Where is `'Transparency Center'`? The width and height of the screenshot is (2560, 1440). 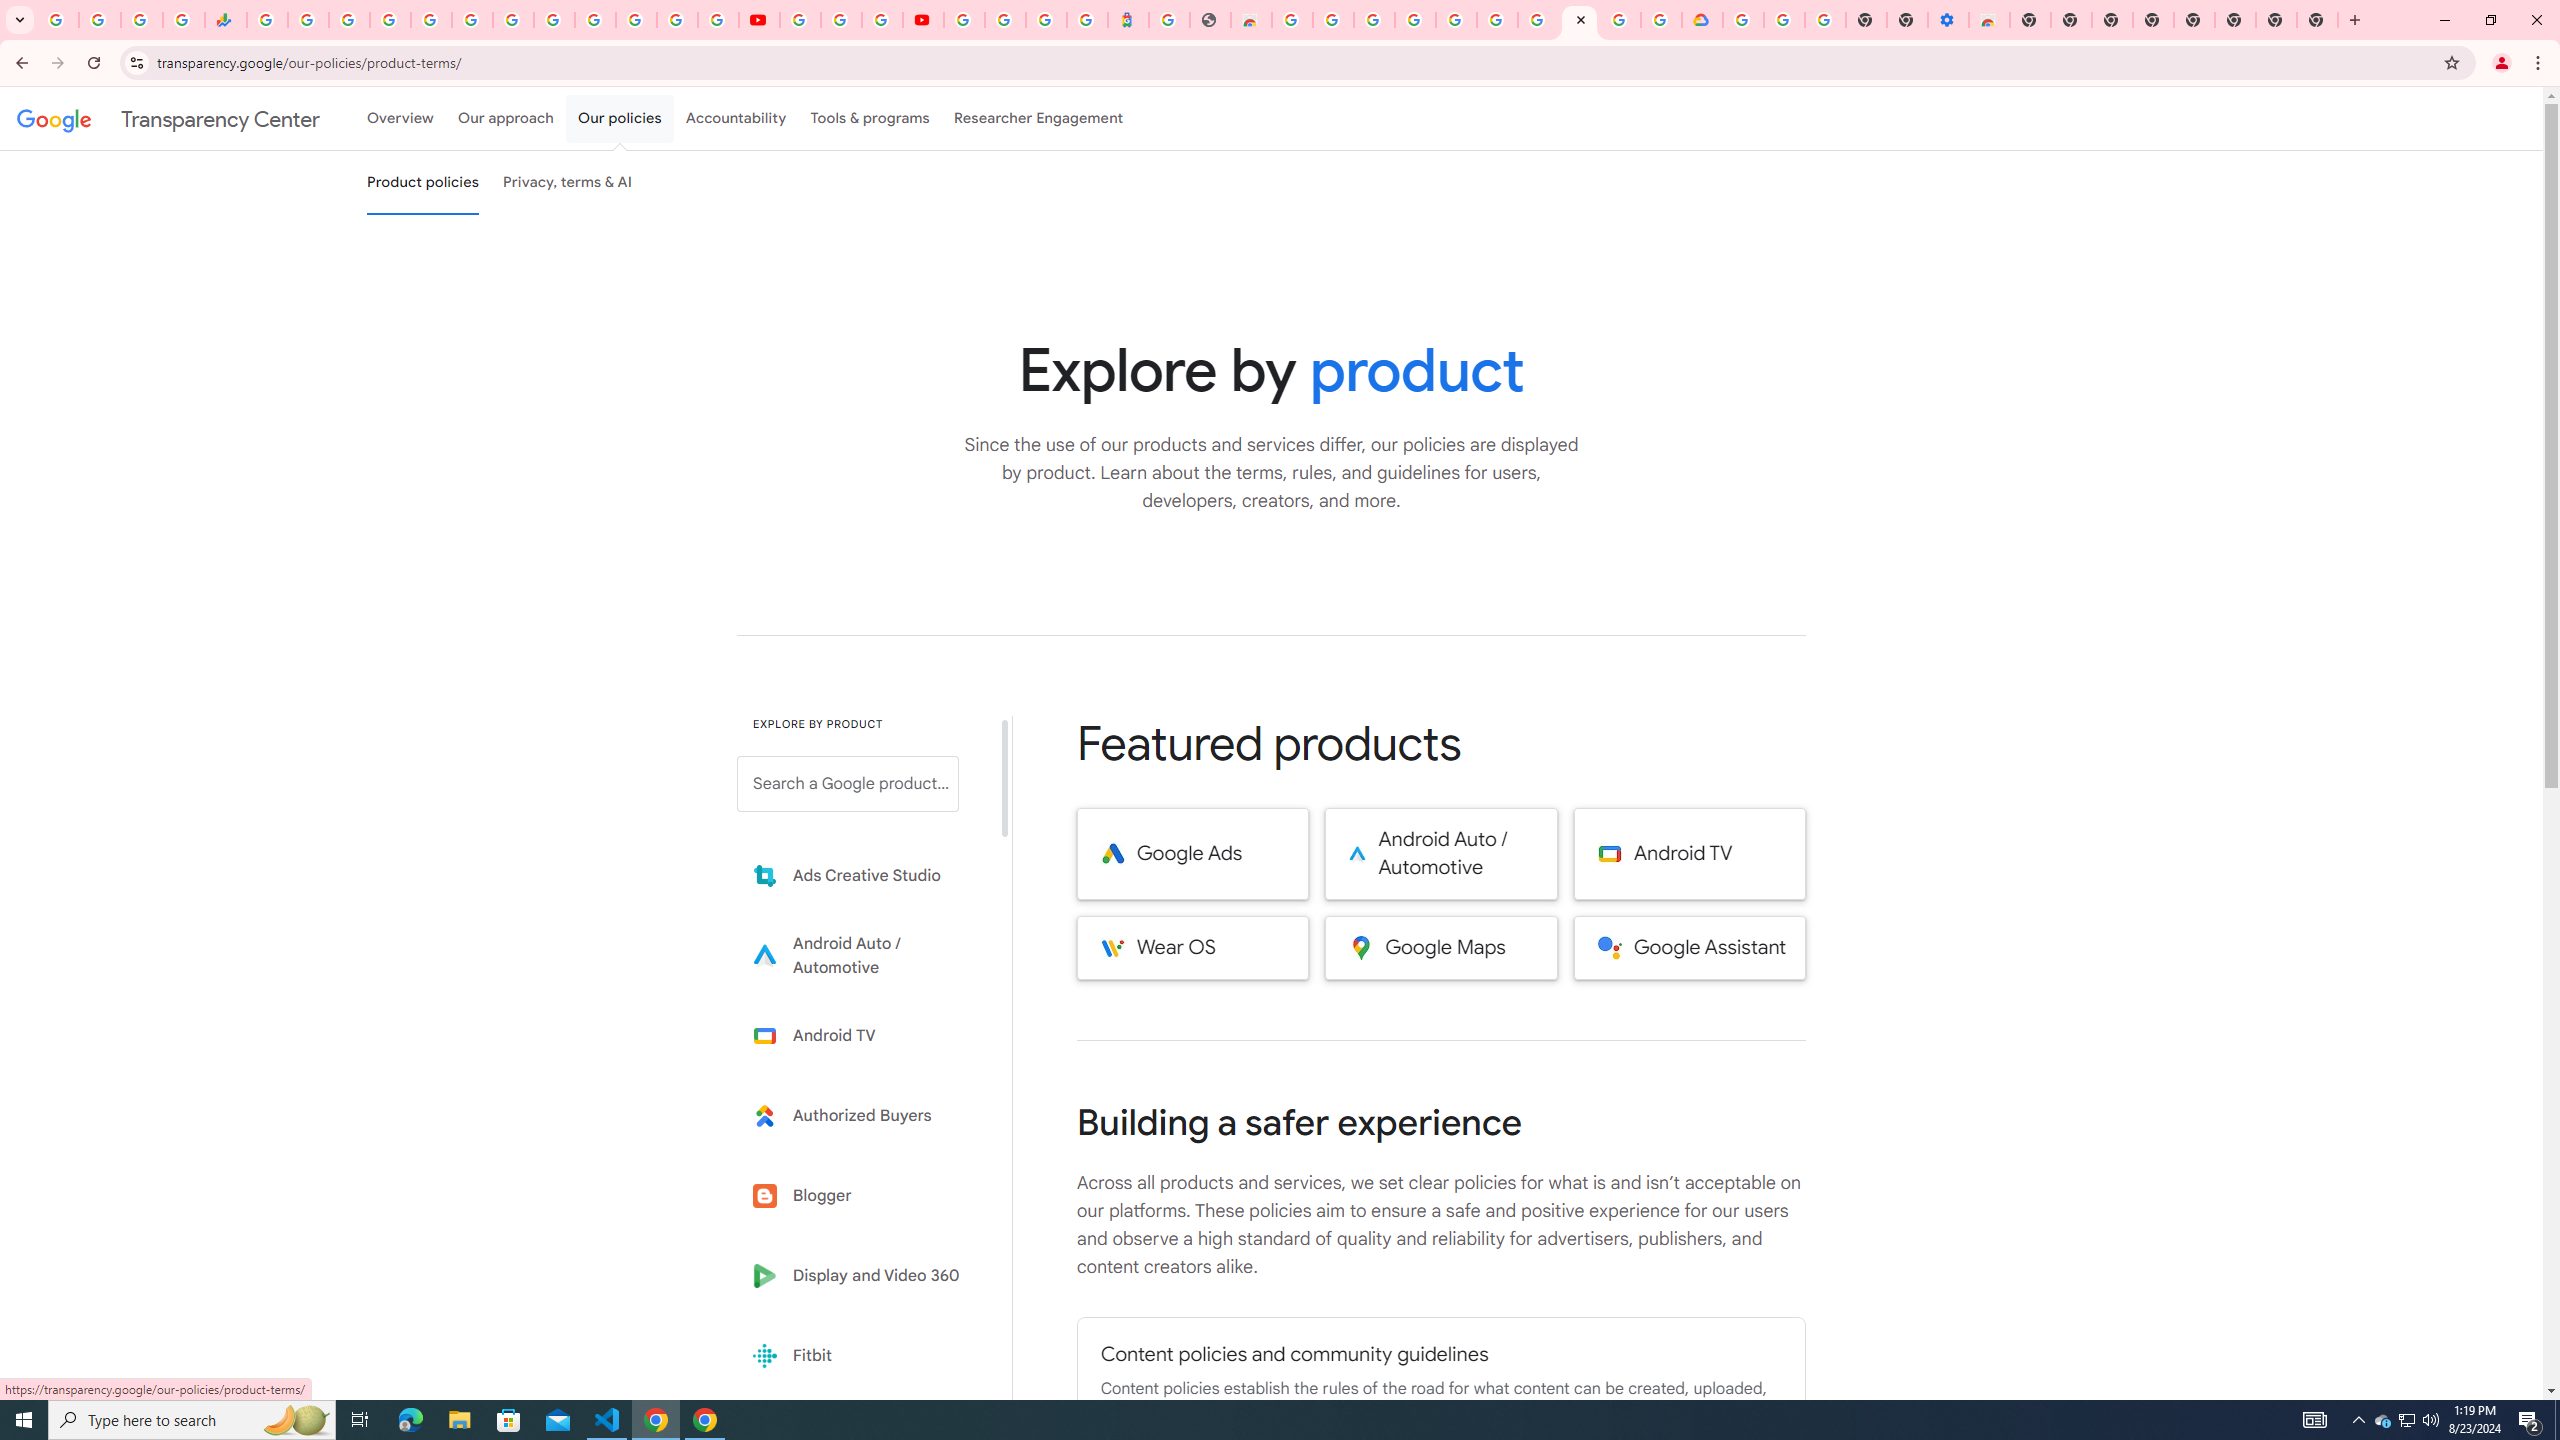
'Transparency Center' is located at coordinates (167, 118).